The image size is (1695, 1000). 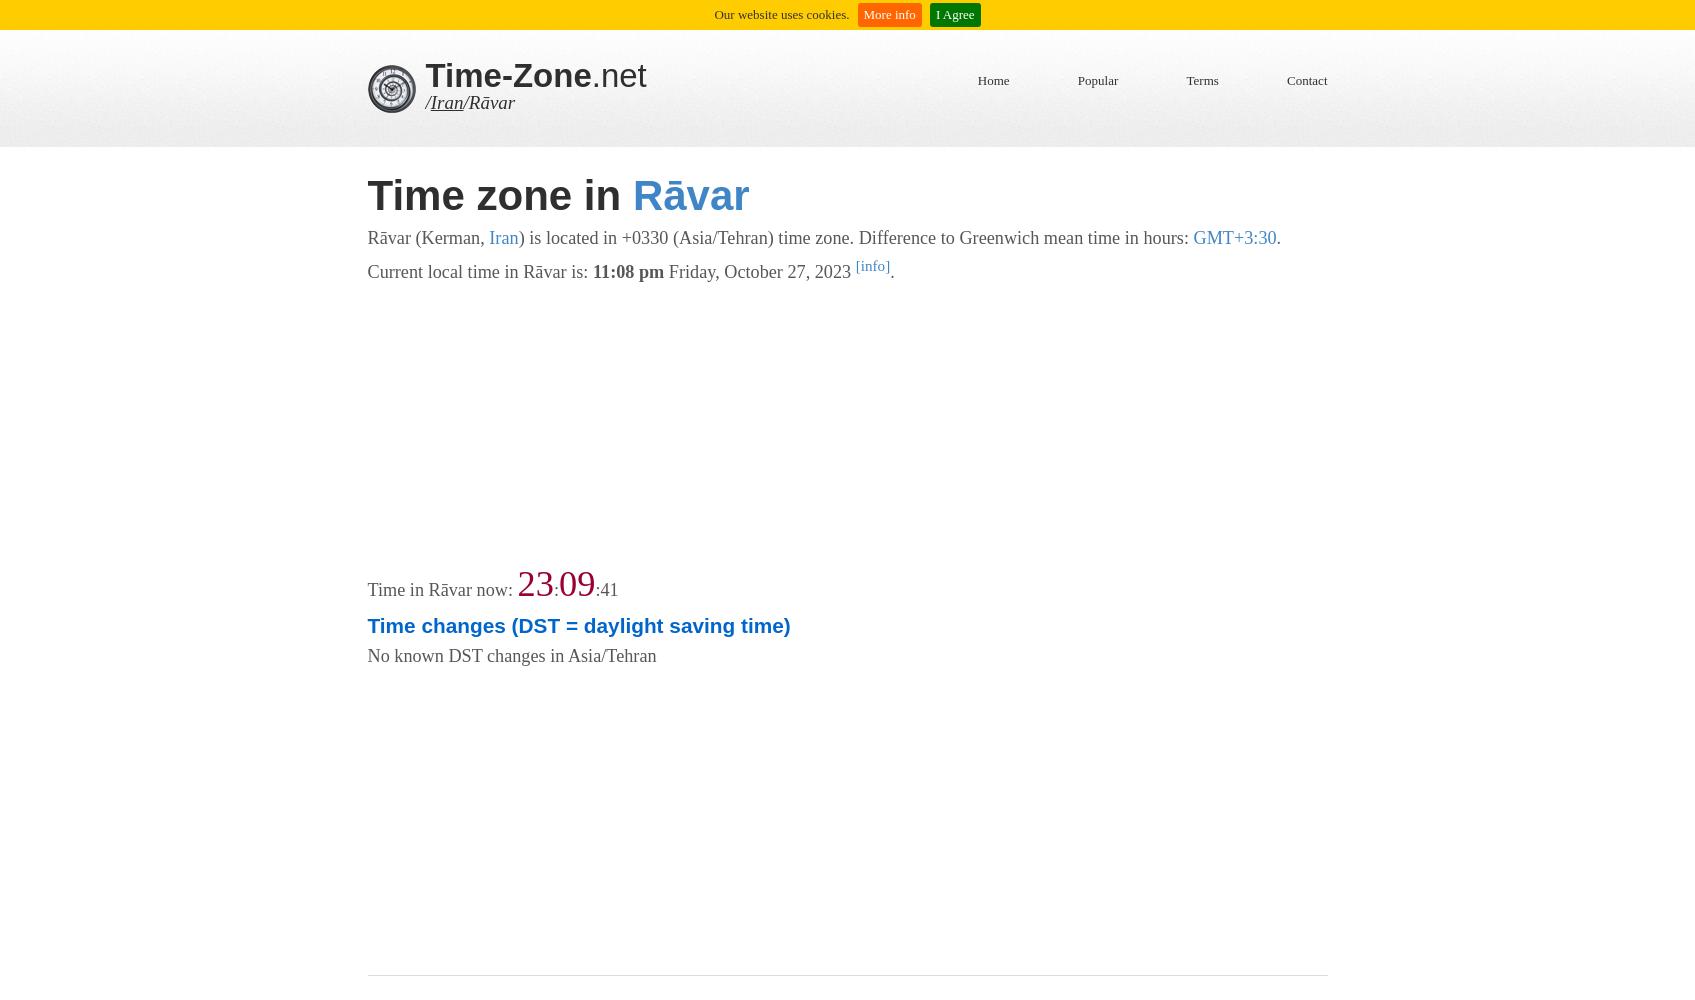 What do you see at coordinates (1307, 79) in the screenshot?
I see `'Contact'` at bounding box center [1307, 79].